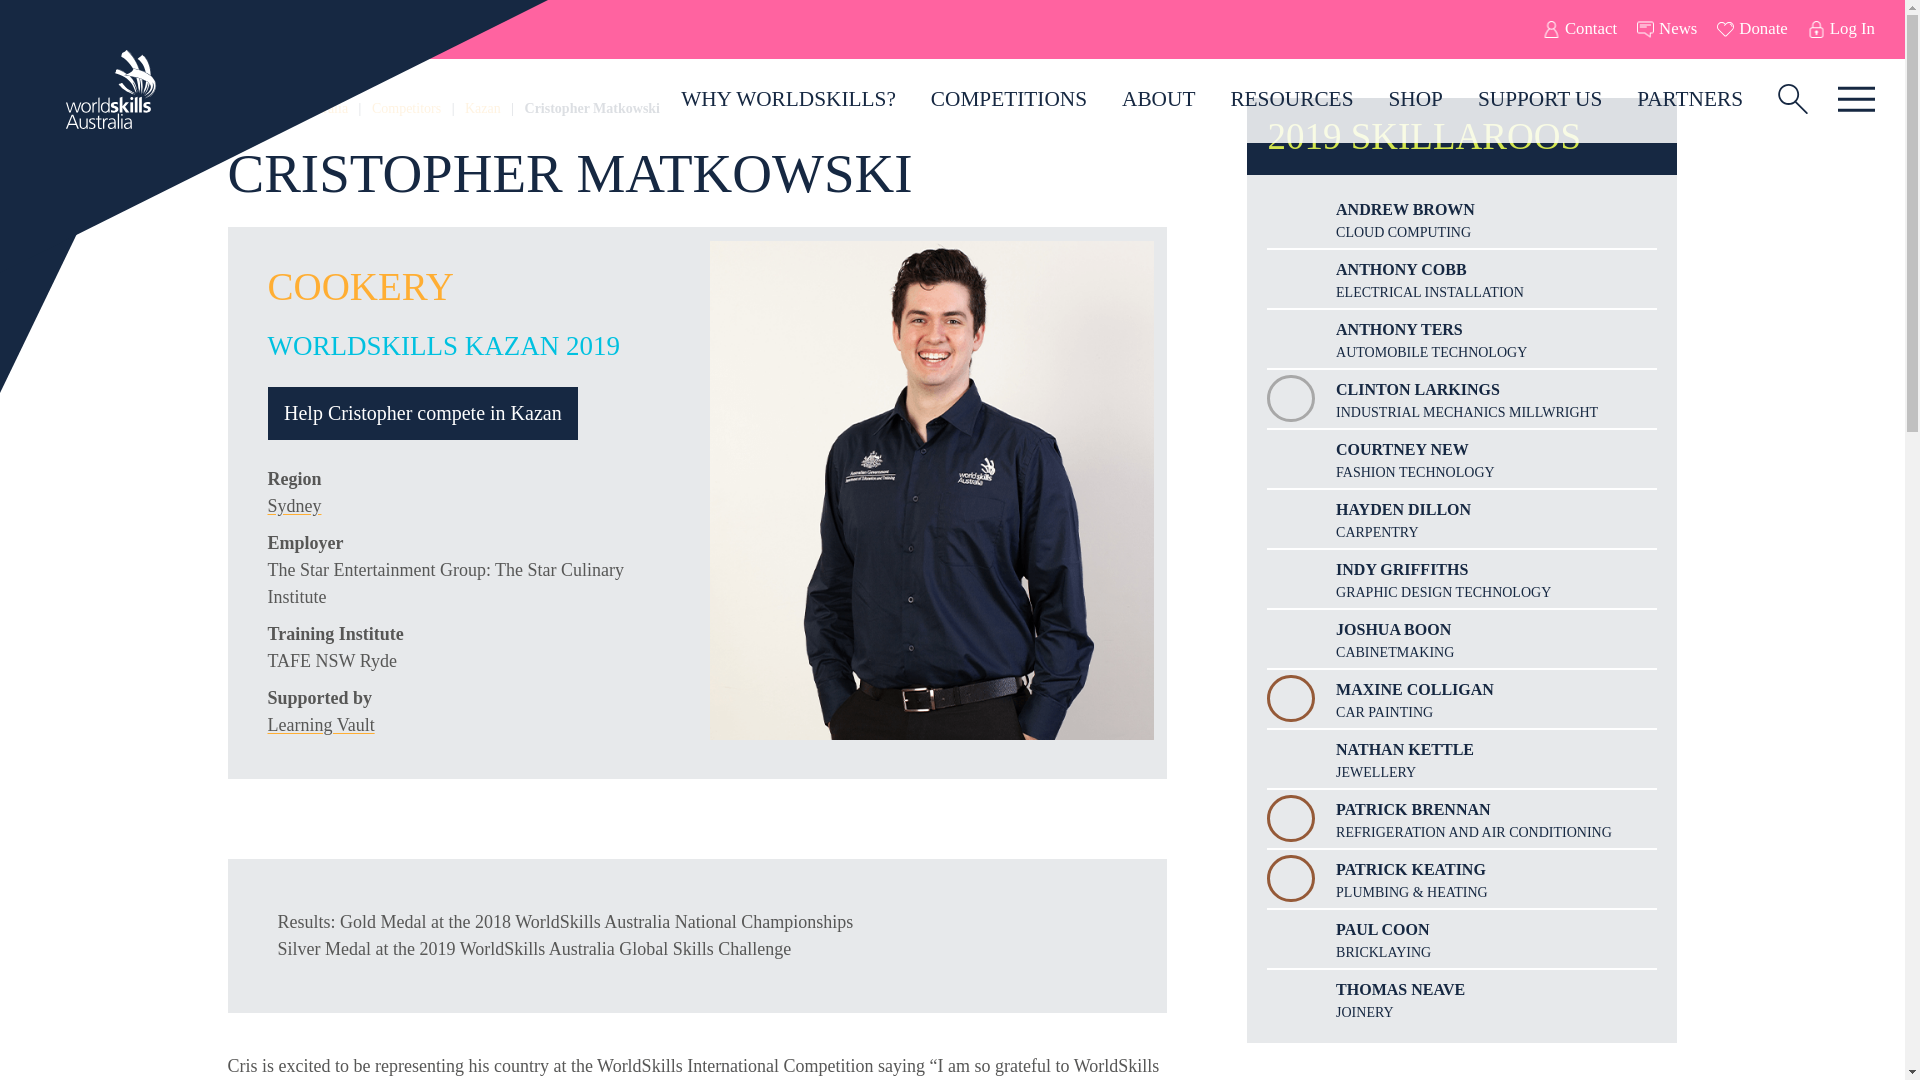  Describe the element at coordinates (1462, 639) in the screenshot. I see `'JOSHUA BOON` at that location.